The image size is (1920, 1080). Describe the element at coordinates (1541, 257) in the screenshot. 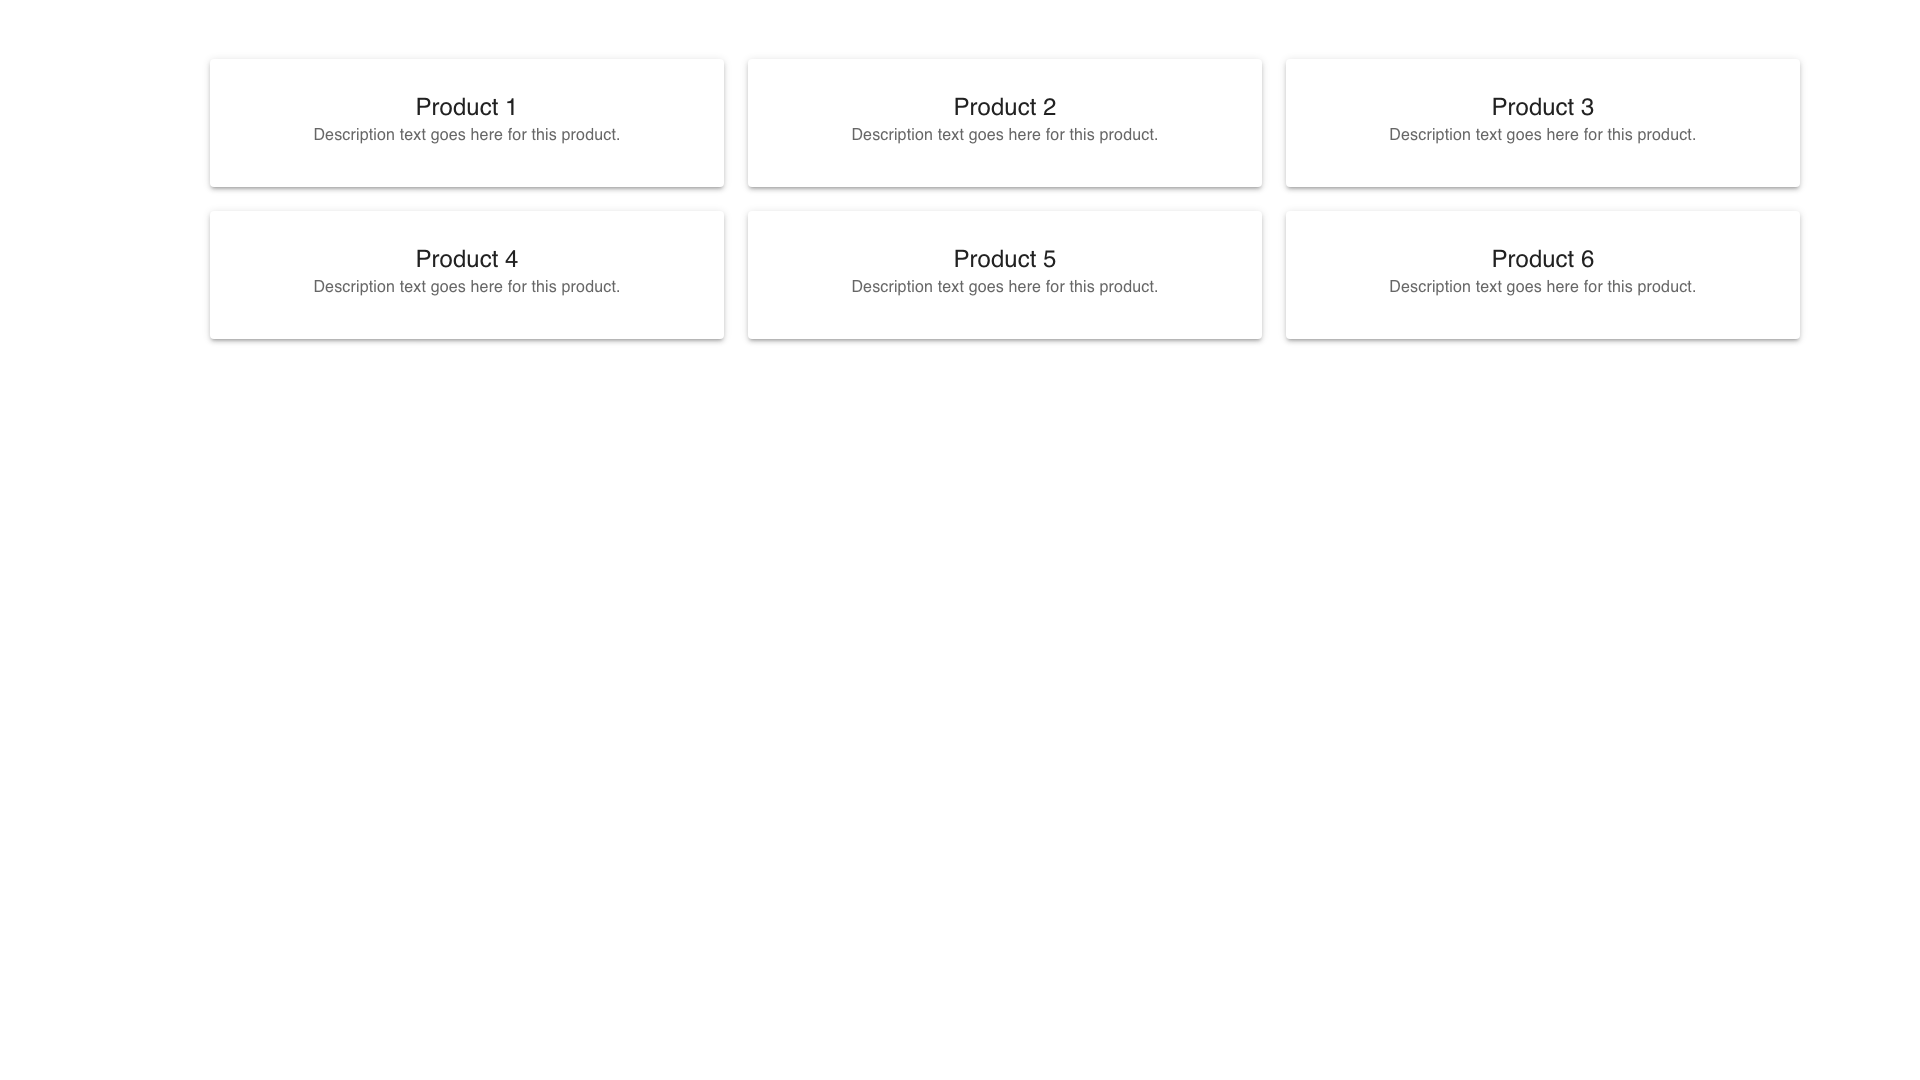

I see `the Text Label displaying 'Product 6' that is located in the bottom-right position of a 2x3 grid layout of cards, specifically being the last card in the structure` at that location.